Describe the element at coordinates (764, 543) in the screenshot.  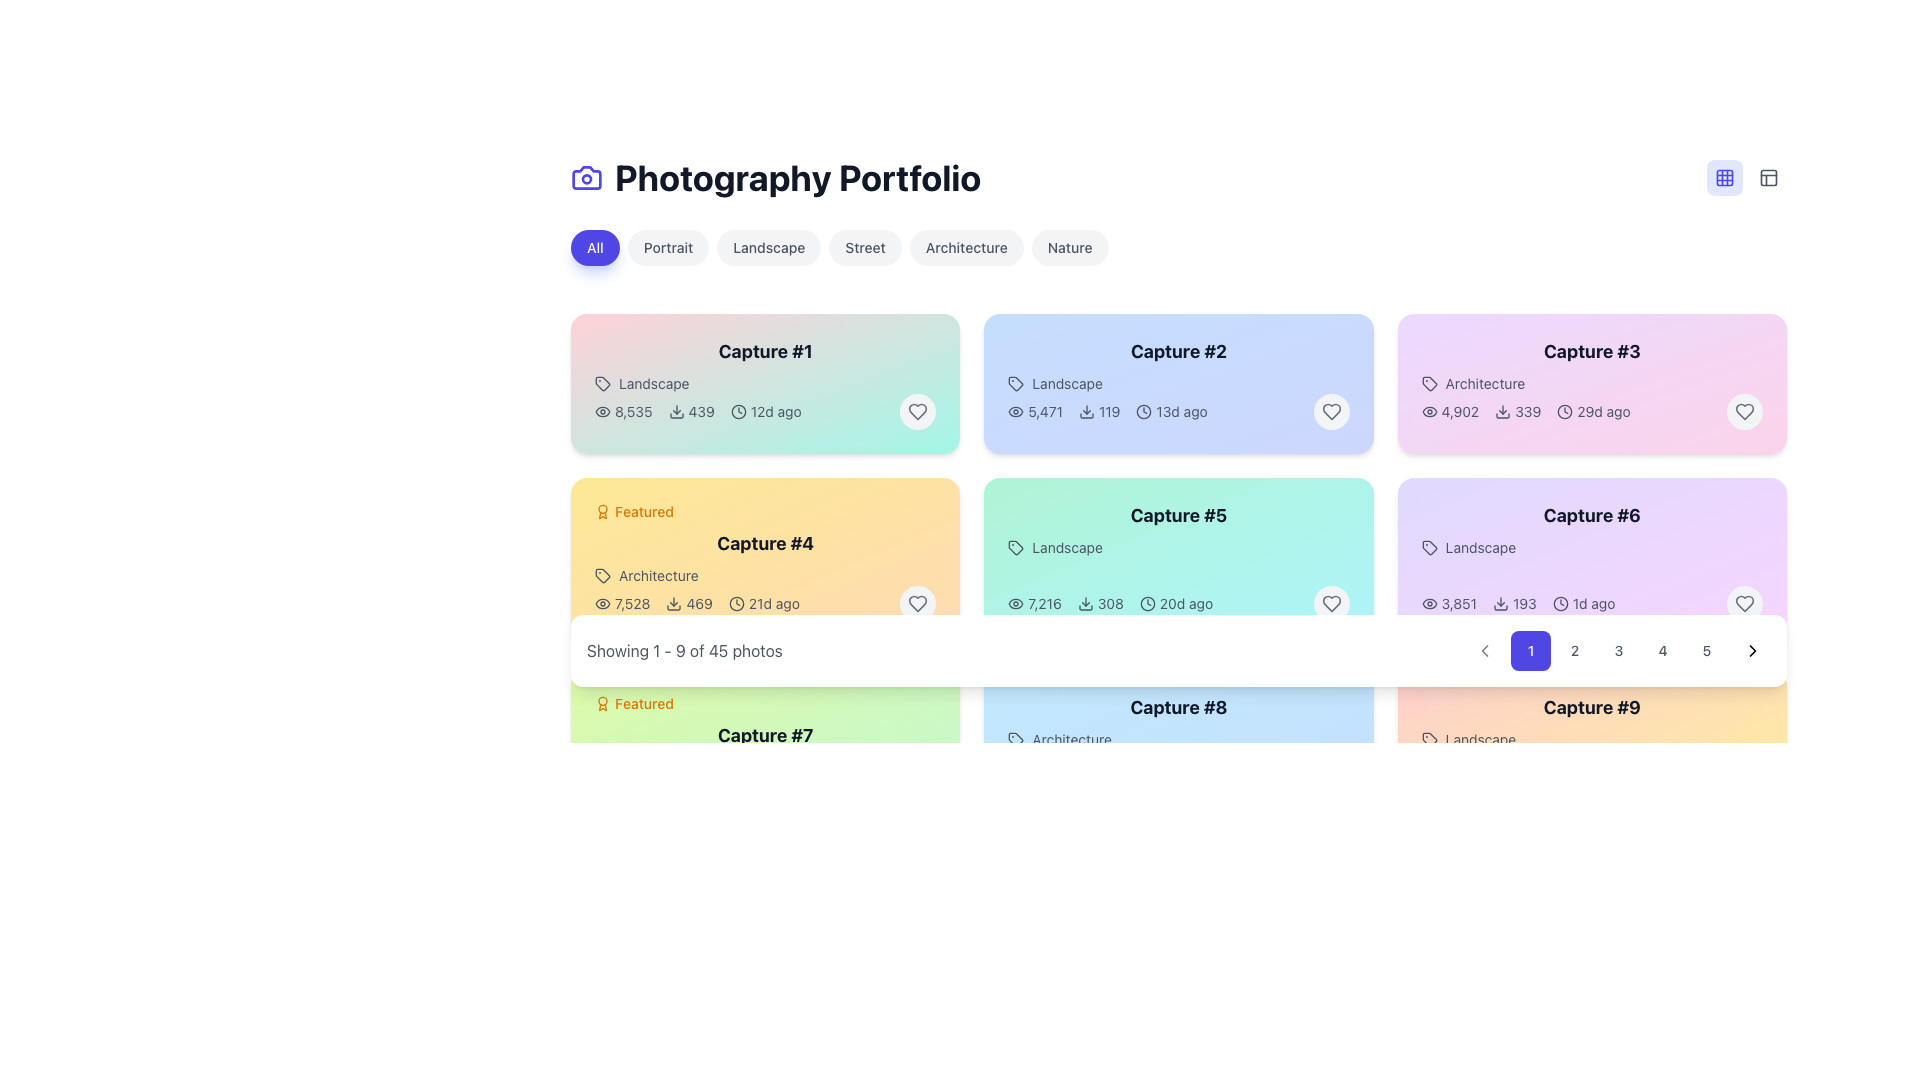
I see `the title text labeled 'Capture #4', which is styled in bold, large gray font with a yellow-orange background, located in the middle row, second column of the 3x3 grid layout` at that location.